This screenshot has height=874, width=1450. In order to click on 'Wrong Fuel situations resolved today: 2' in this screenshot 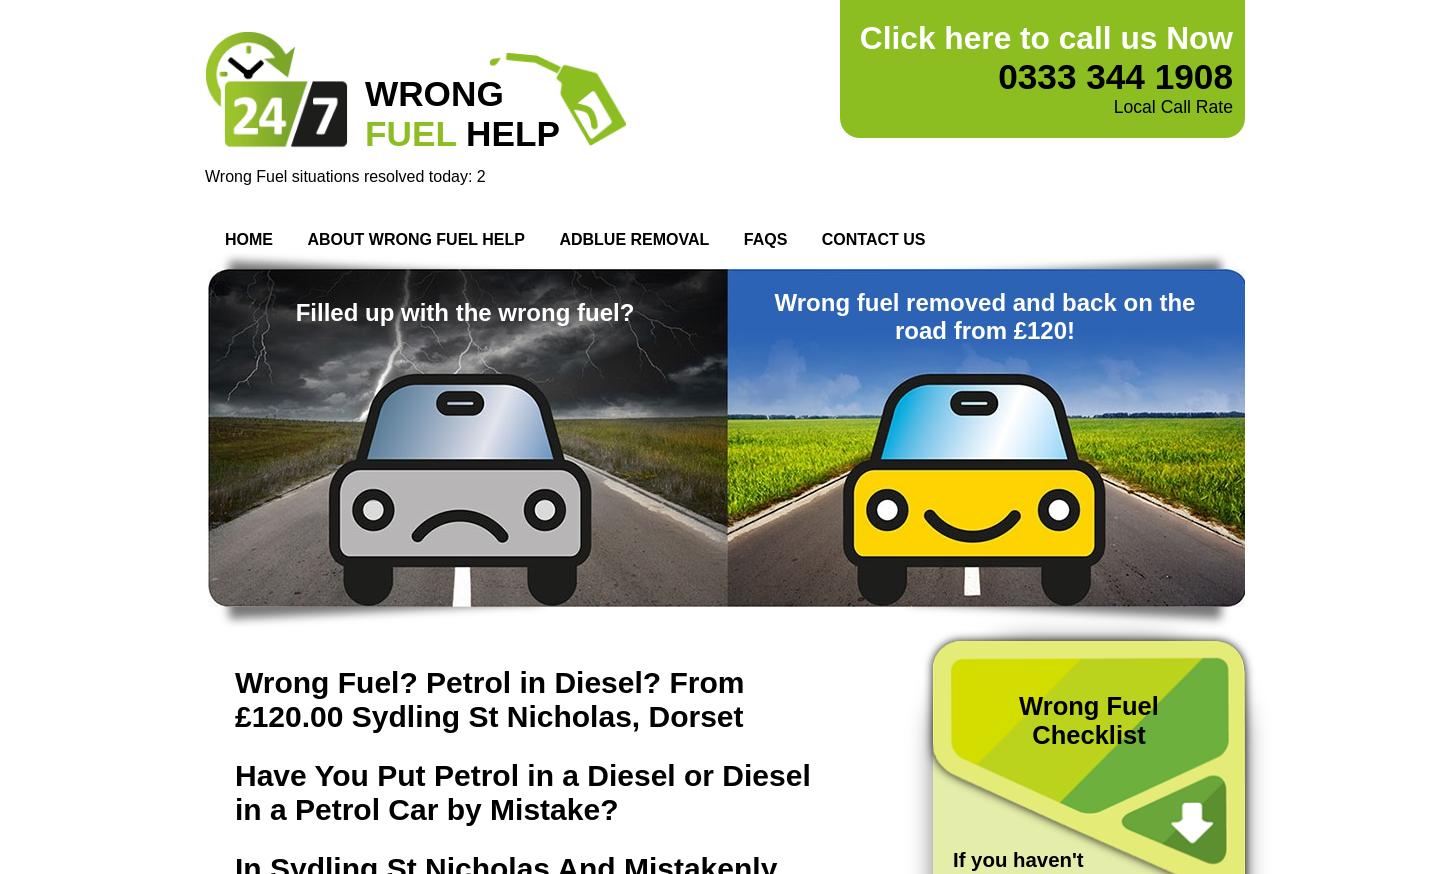, I will do `click(344, 175)`.